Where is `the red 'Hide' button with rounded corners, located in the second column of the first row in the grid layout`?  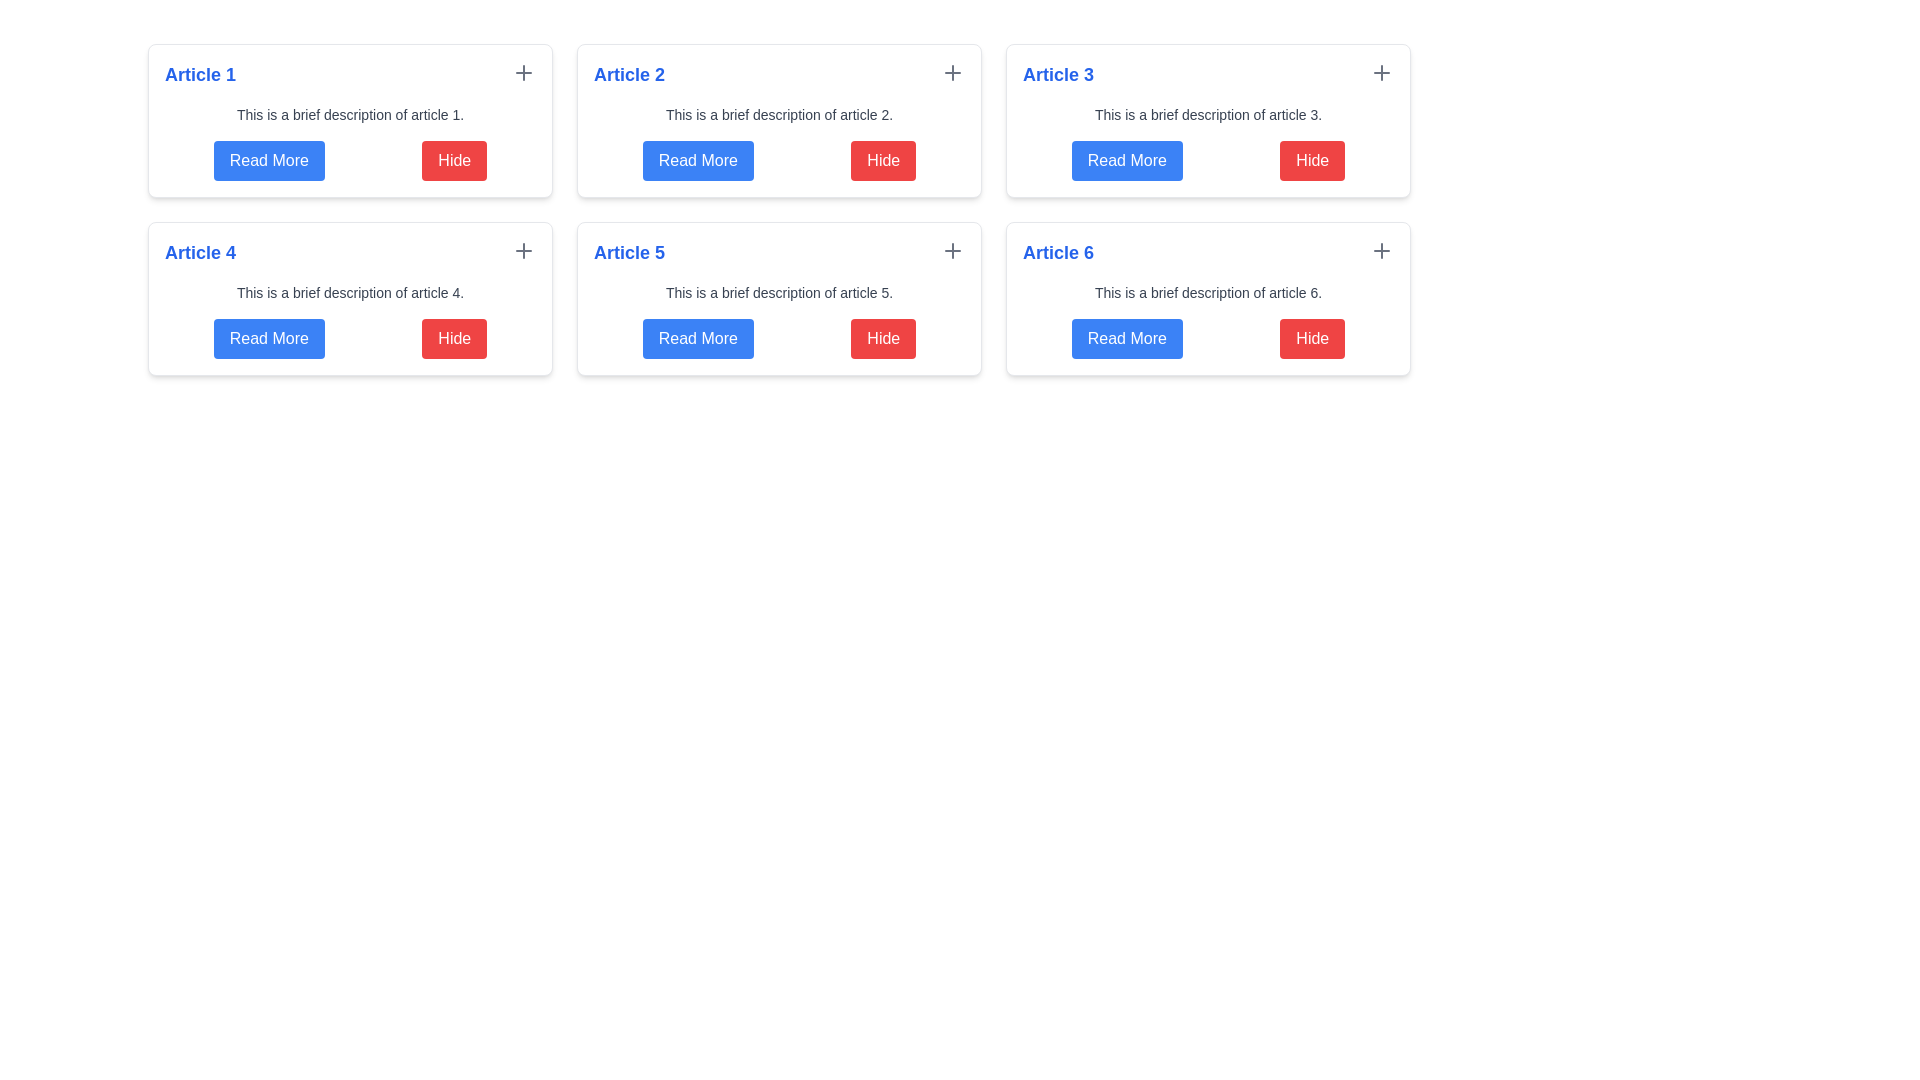 the red 'Hide' button with rounded corners, located in the second column of the first row in the grid layout is located at coordinates (882, 160).